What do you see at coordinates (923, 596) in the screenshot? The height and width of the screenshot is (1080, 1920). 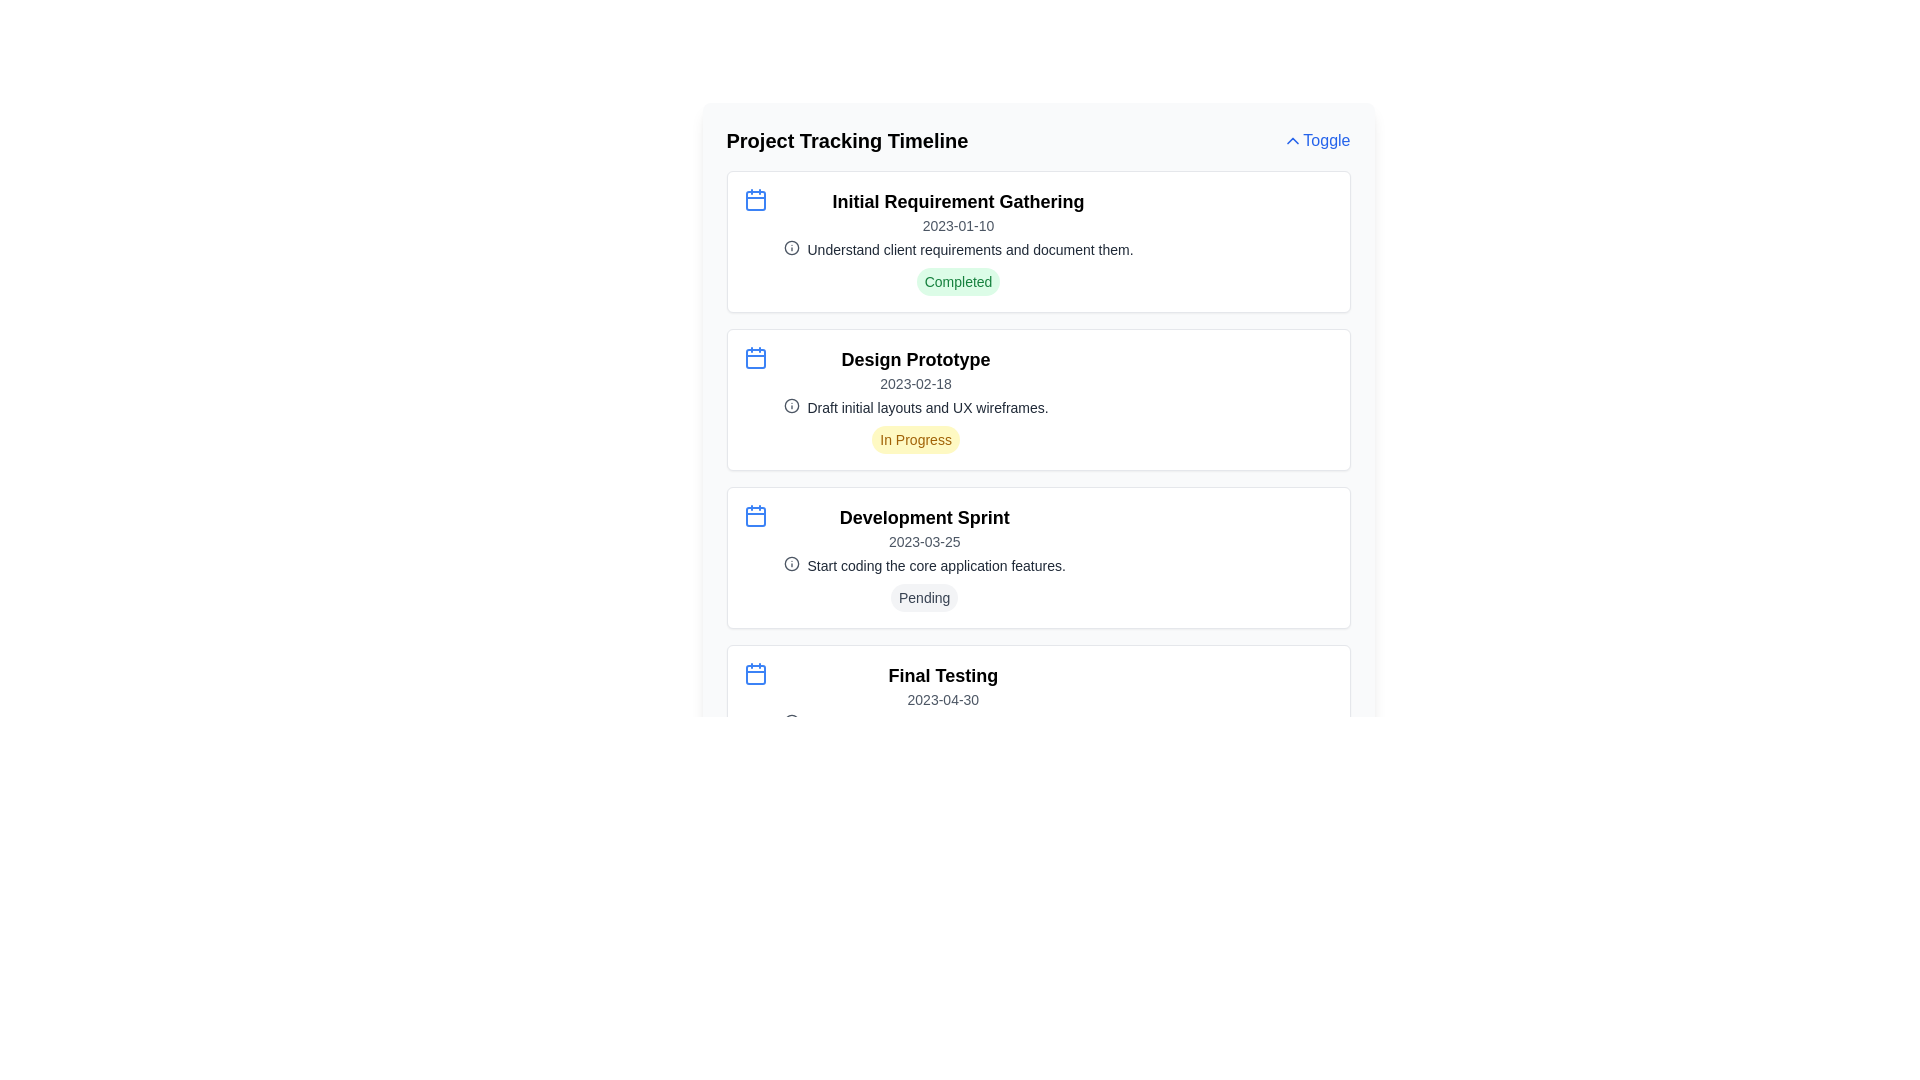 I see `the Status label indicating 'Pending' located beneath the text 'Start coding the core application features.' in the Development Sprint section` at bounding box center [923, 596].